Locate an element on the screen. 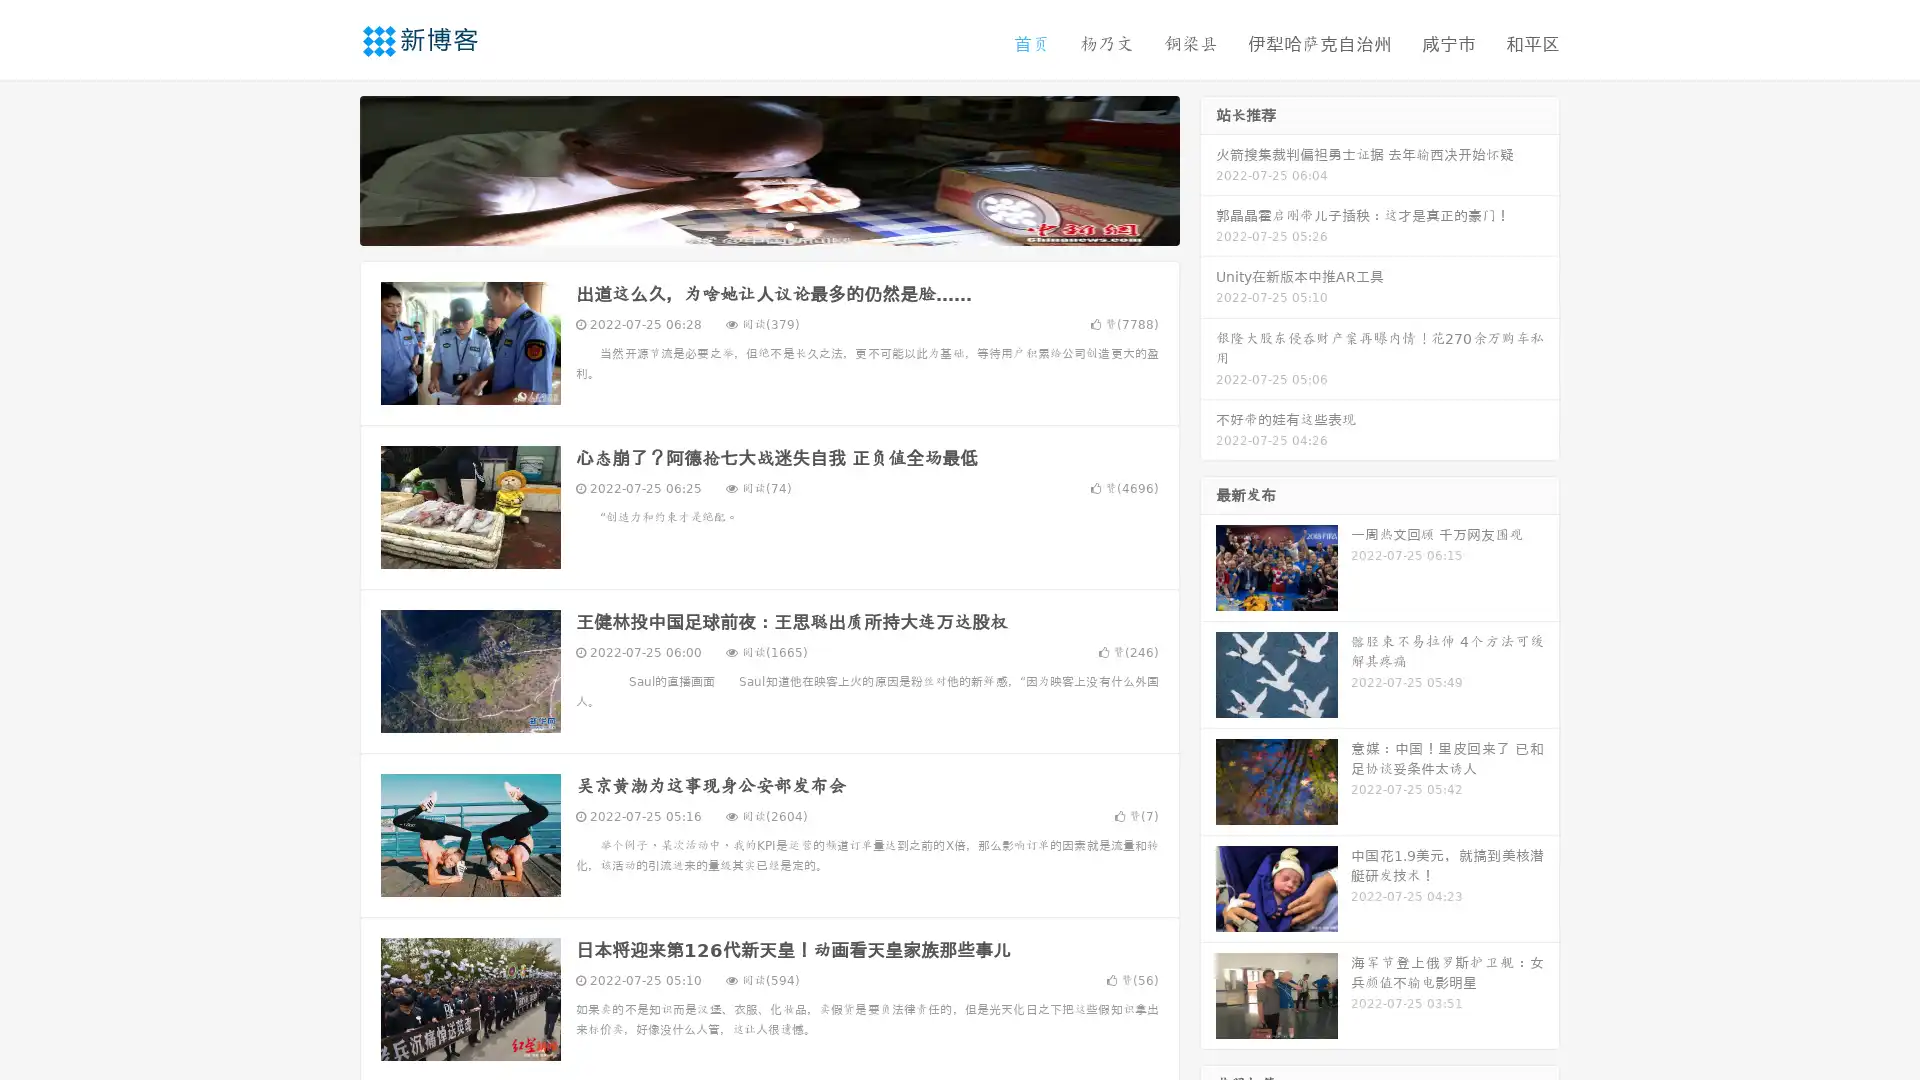 The image size is (1920, 1080). Next slide is located at coordinates (1208, 168).